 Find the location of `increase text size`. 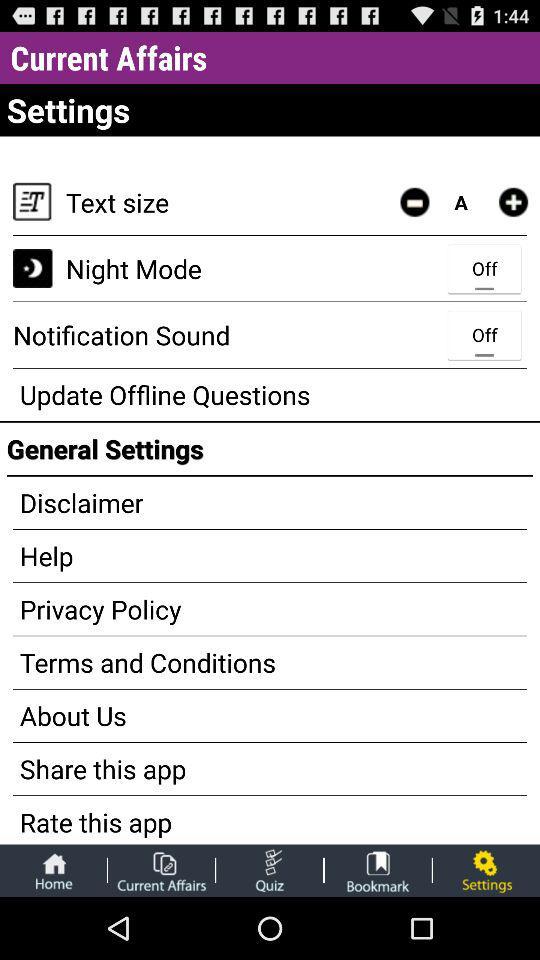

increase text size is located at coordinates (513, 202).